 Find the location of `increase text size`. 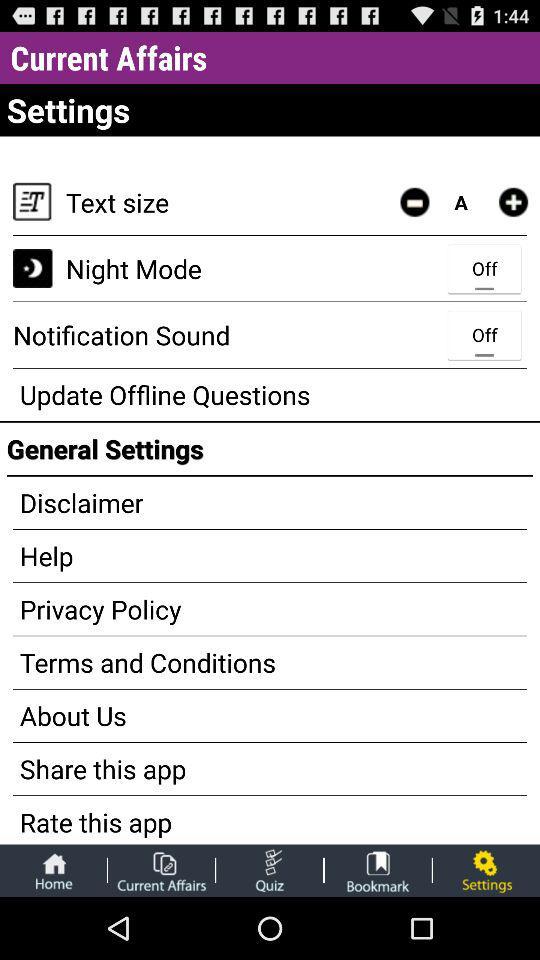

increase text size is located at coordinates (513, 202).